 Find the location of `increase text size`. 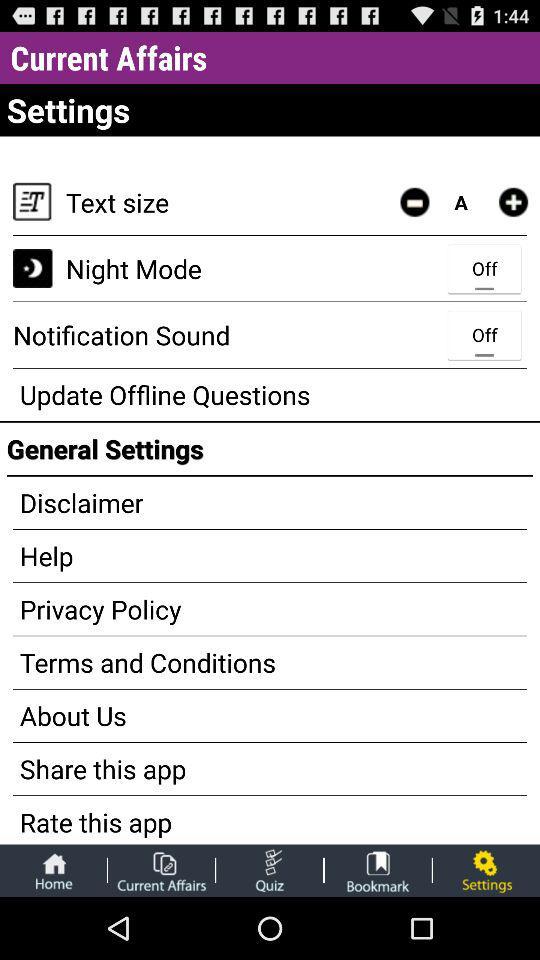

increase text size is located at coordinates (513, 202).